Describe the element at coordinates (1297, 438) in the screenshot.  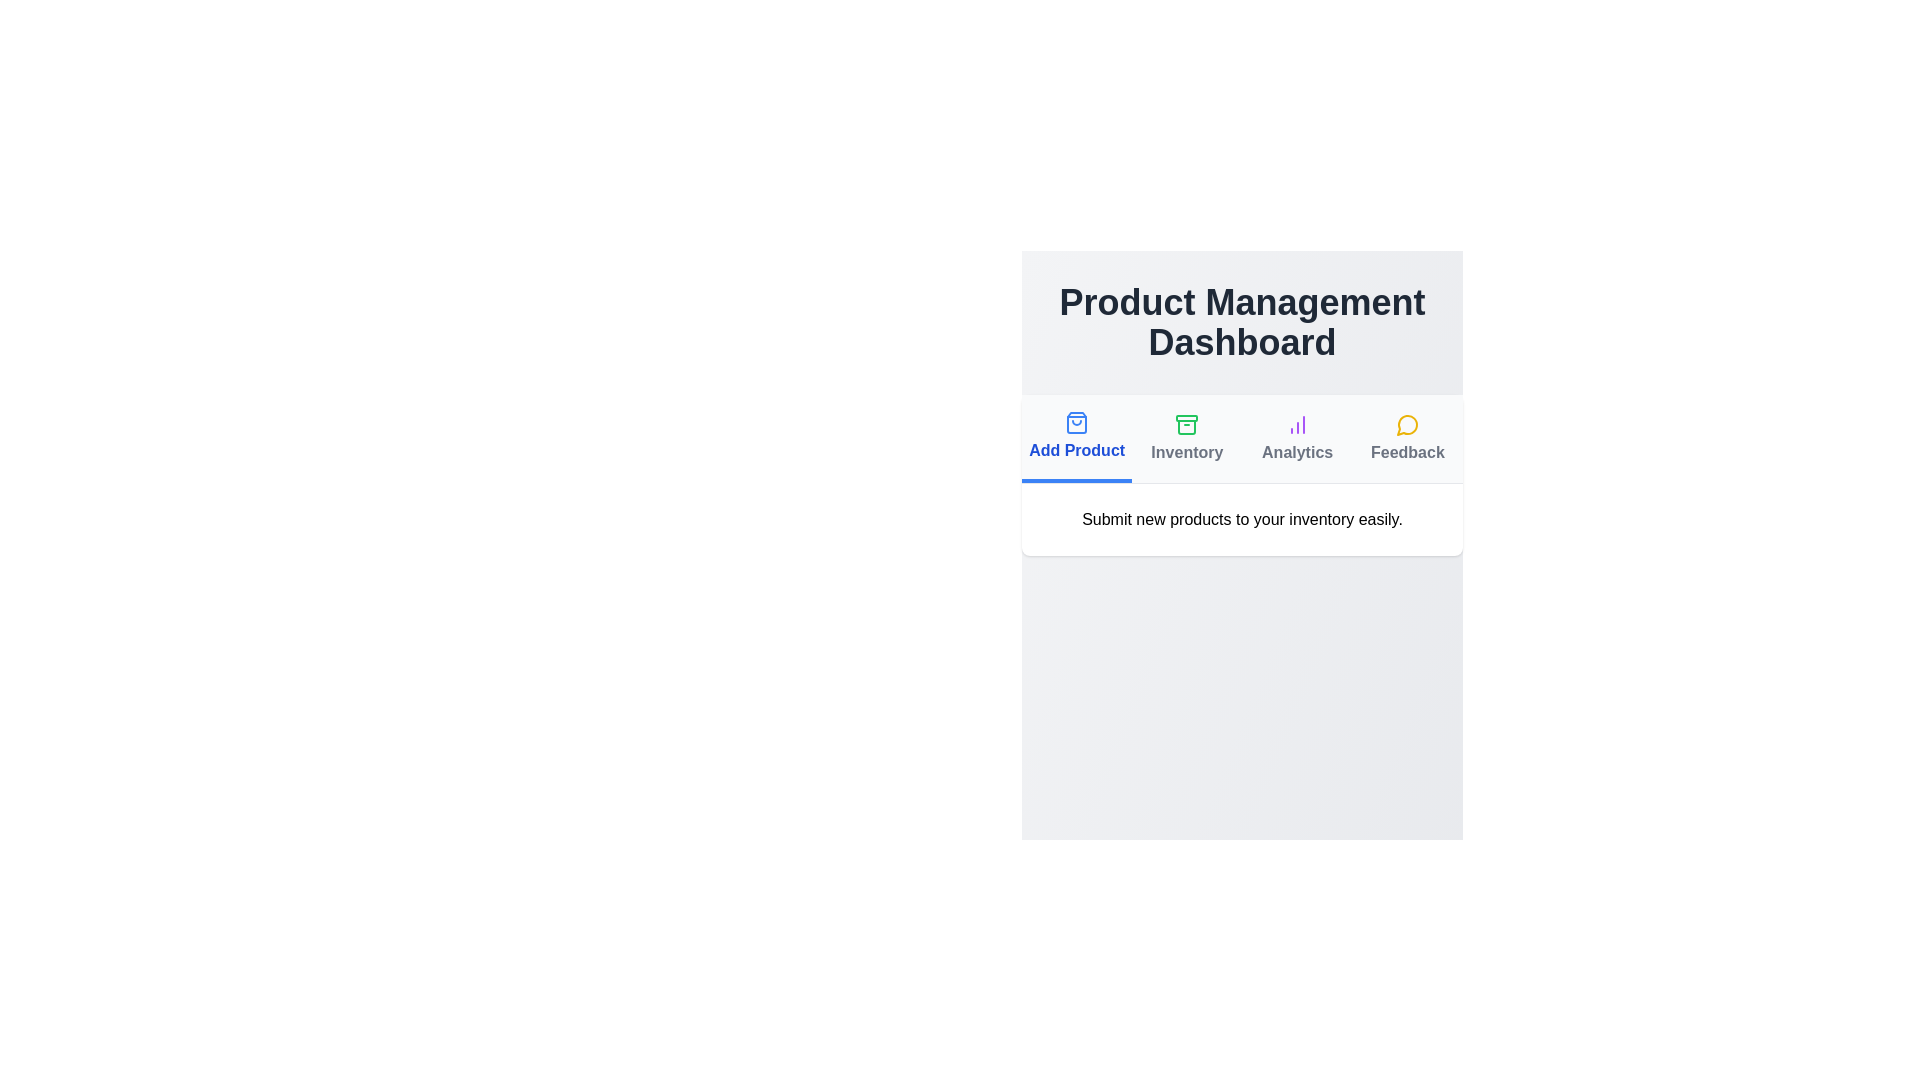
I see `the 'Analytics' button` at that location.